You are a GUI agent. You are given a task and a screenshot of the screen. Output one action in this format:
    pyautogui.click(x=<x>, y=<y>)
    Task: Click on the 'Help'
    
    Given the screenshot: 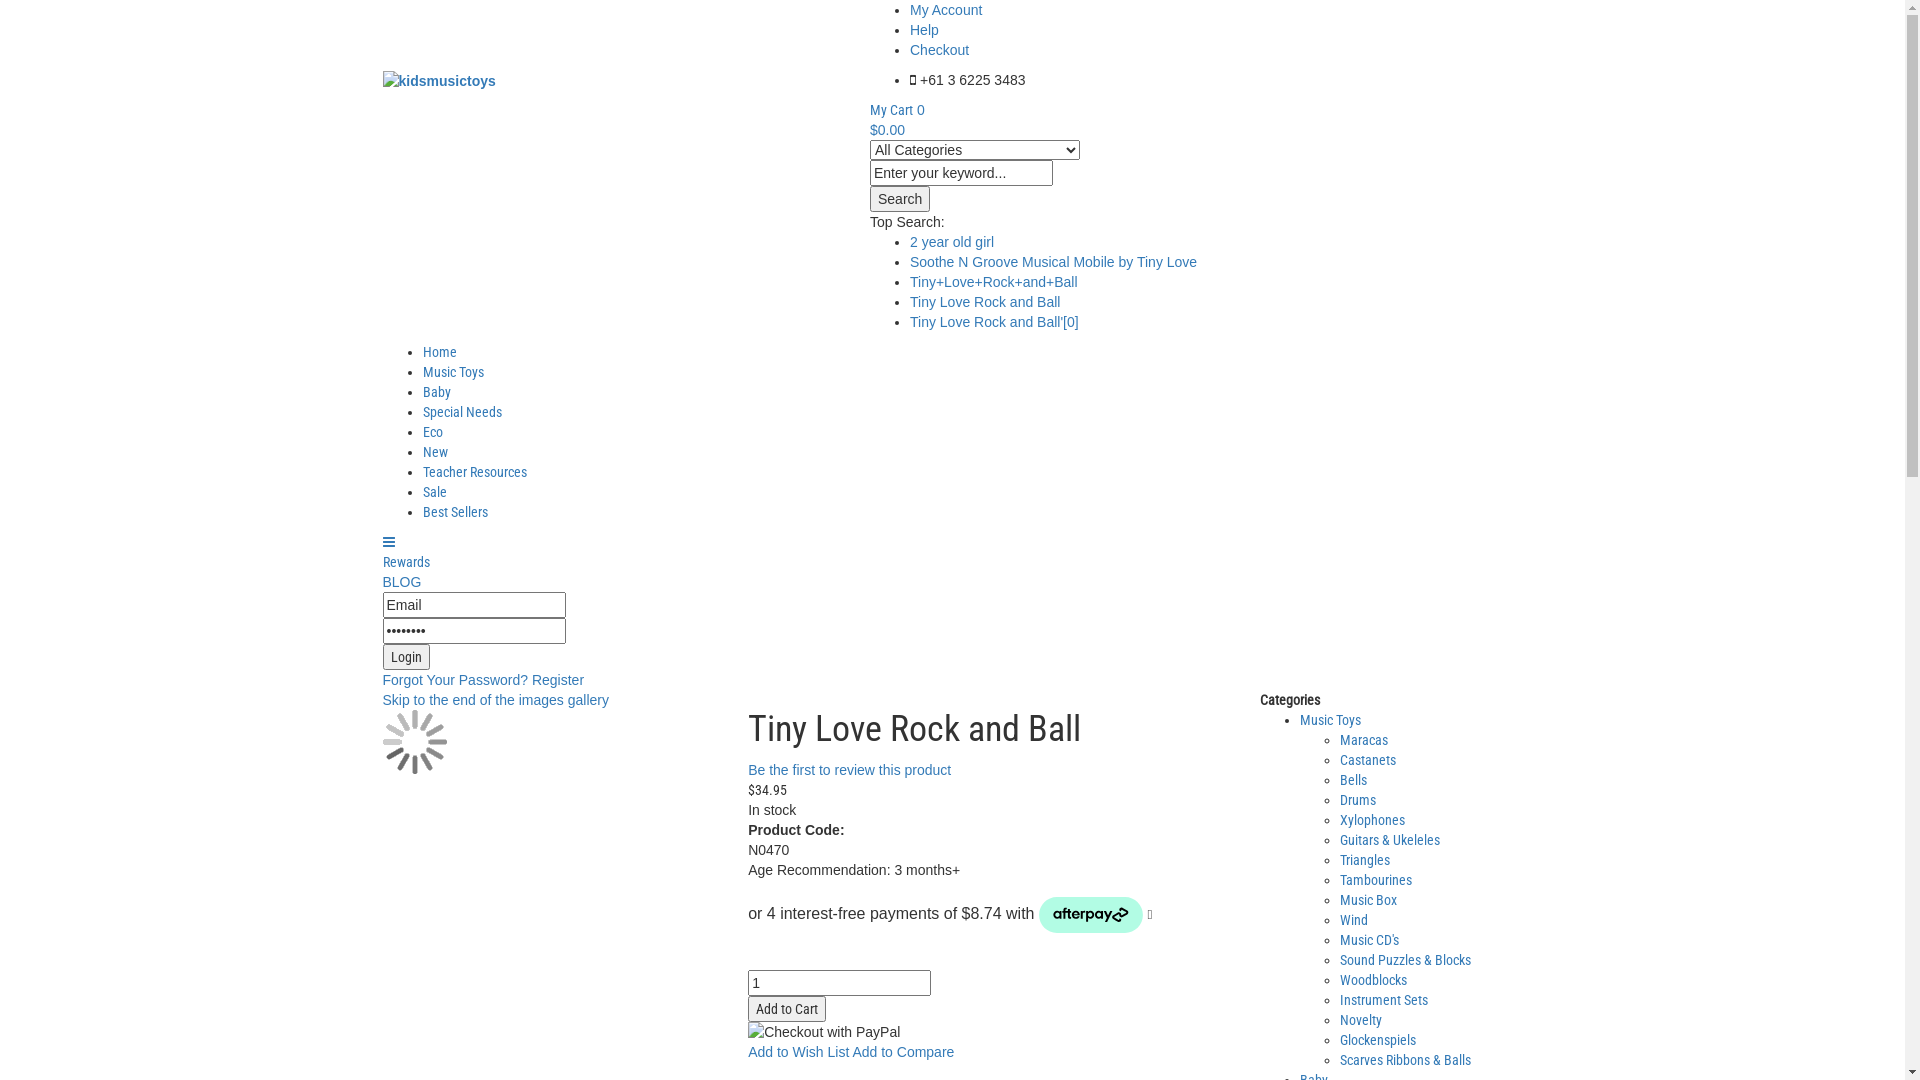 What is the action you would take?
    pyautogui.click(x=909, y=30)
    